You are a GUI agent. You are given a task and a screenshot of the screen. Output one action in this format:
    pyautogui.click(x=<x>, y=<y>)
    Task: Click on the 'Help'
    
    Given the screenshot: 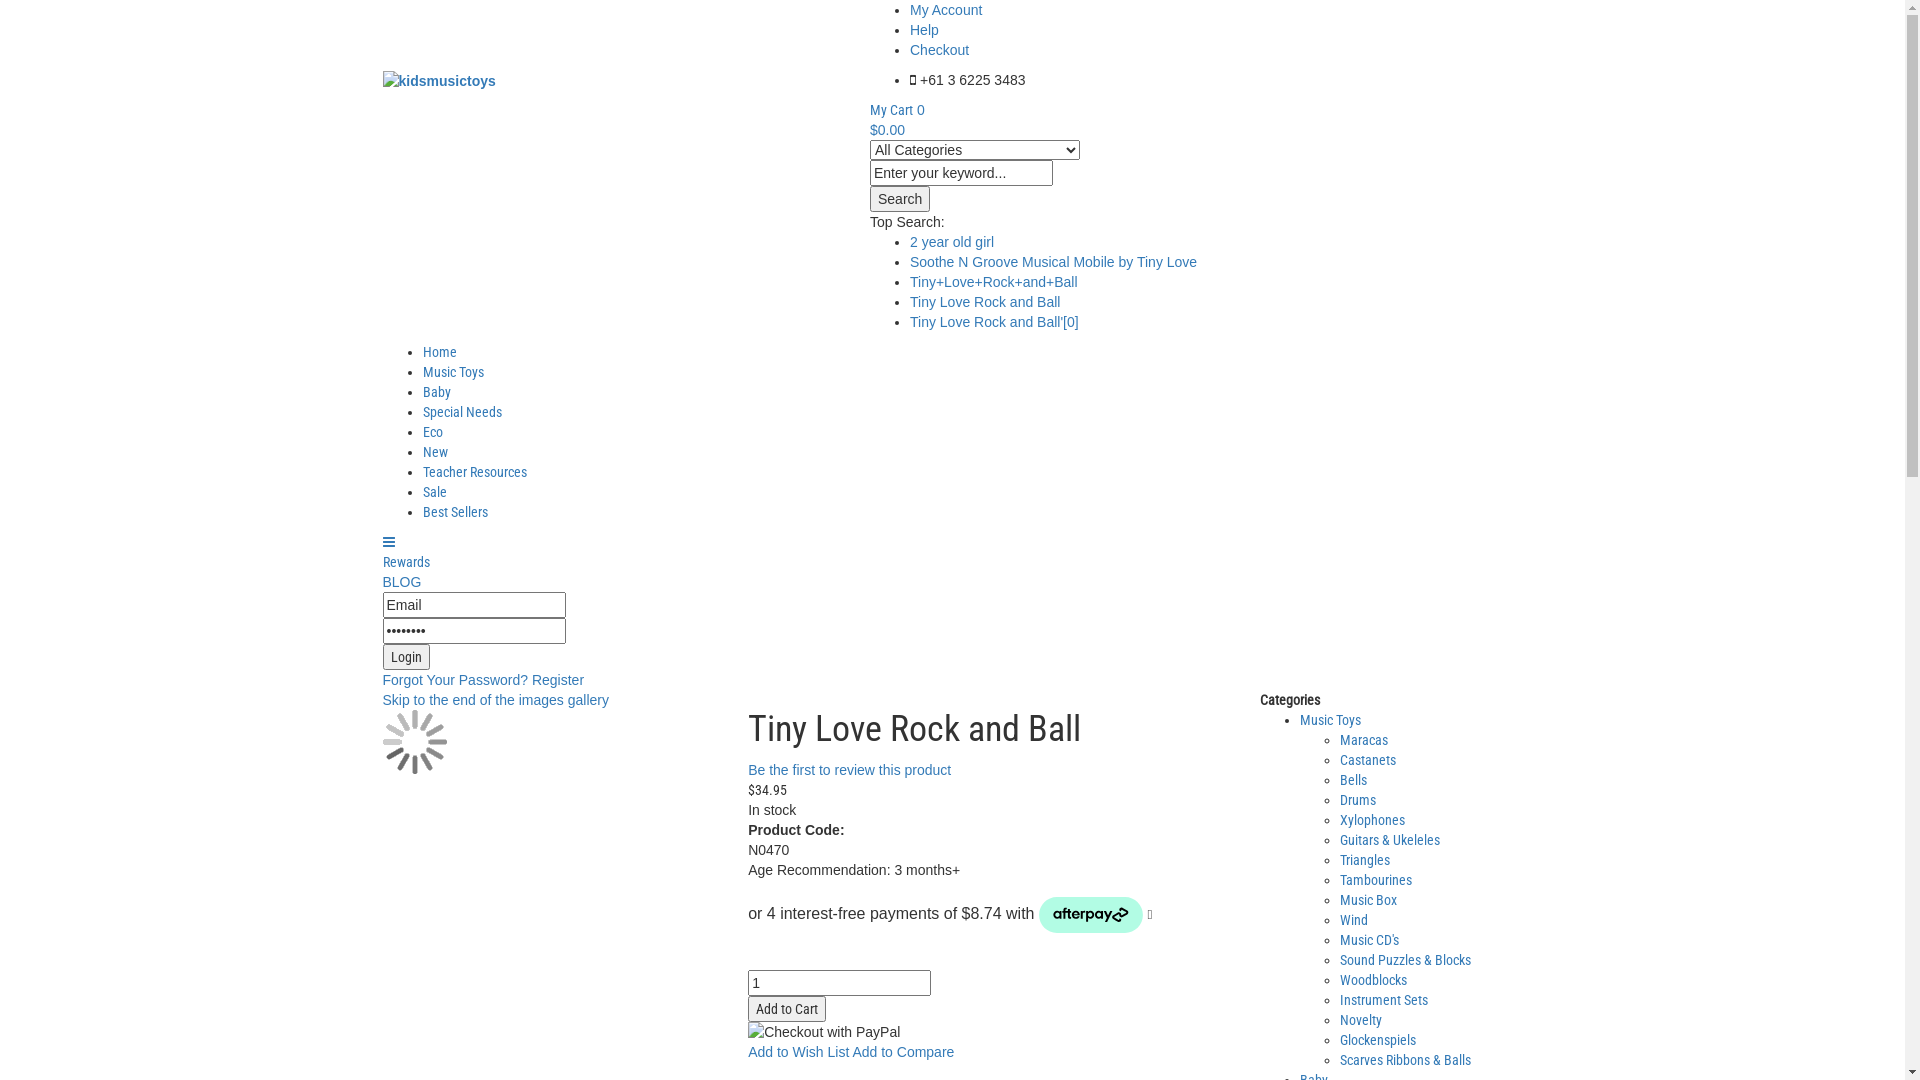 What is the action you would take?
    pyautogui.click(x=909, y=30)
    